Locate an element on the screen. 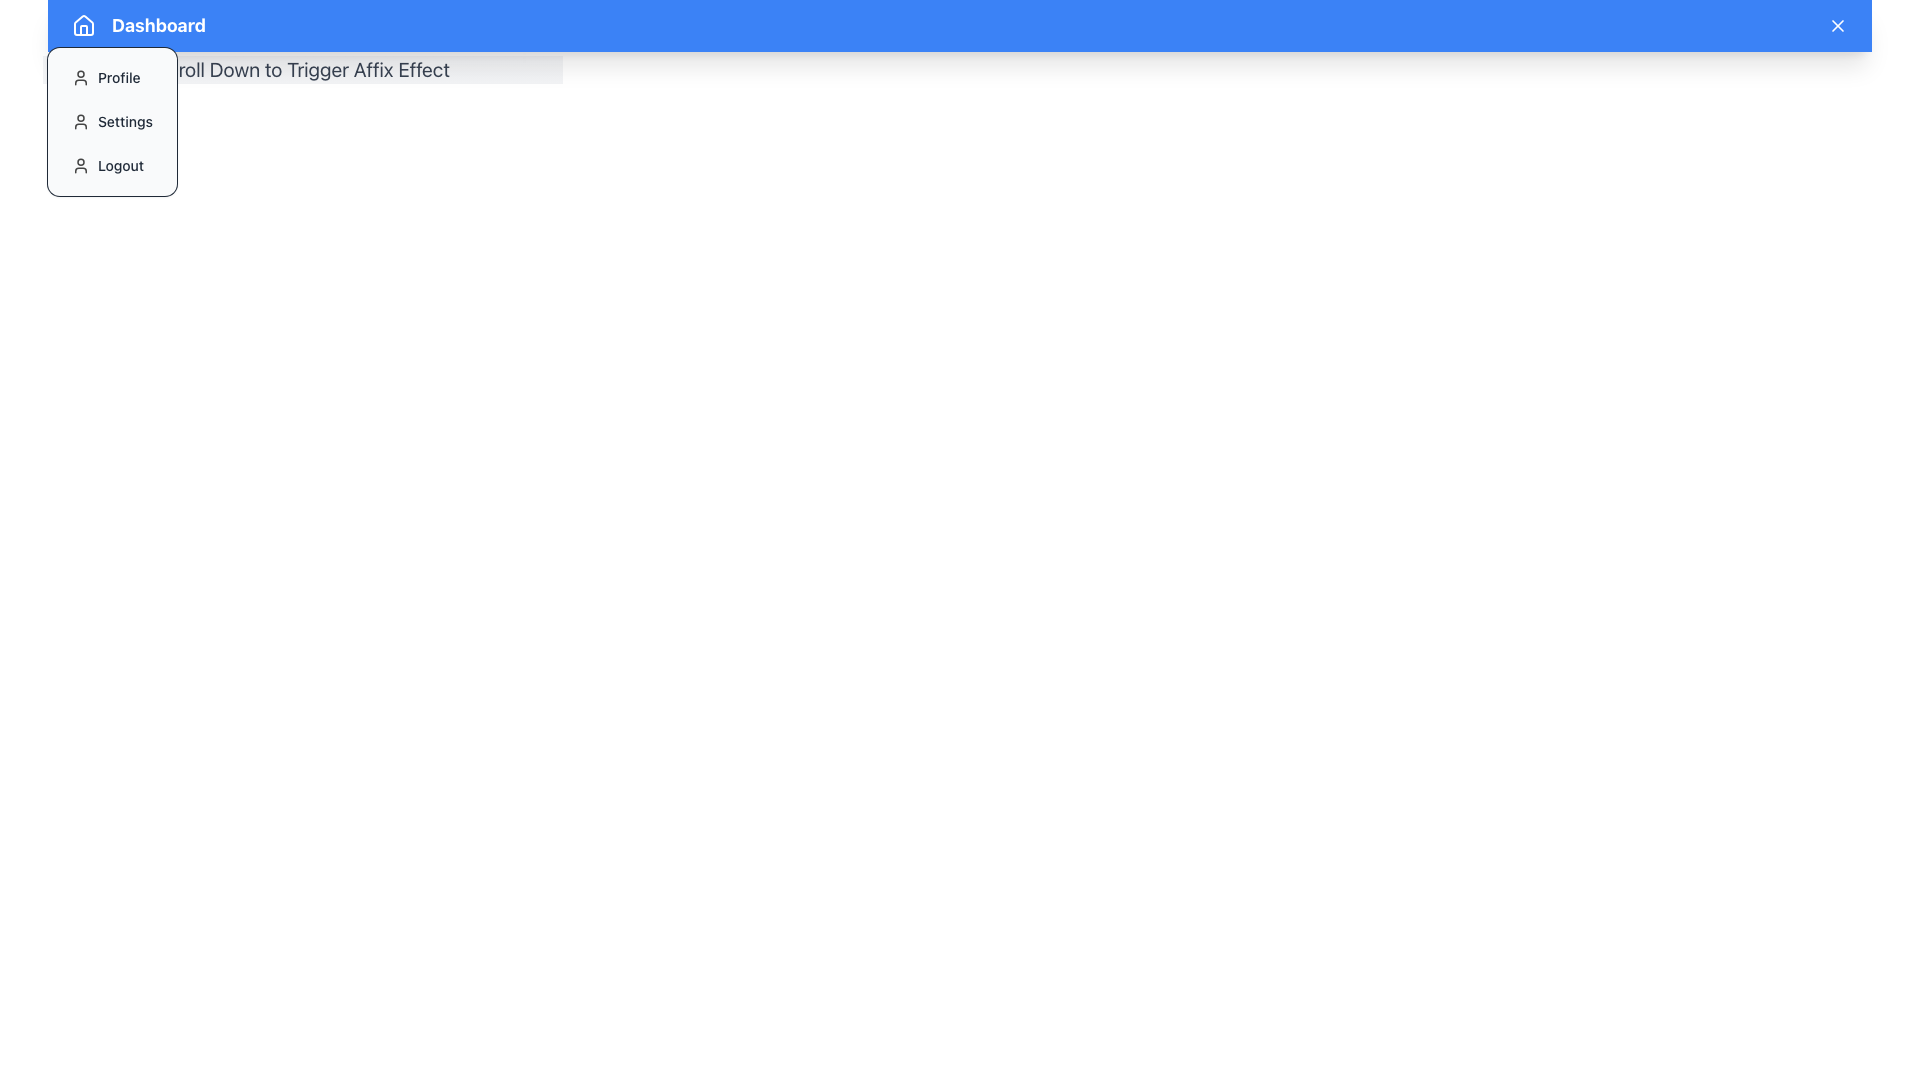 The height and width of the screenshot is (1080, 1920). the 'Settings' menu item located below 'Profile' and above 'Logout' in the vertical list menu is located at coordinates (111, 122).